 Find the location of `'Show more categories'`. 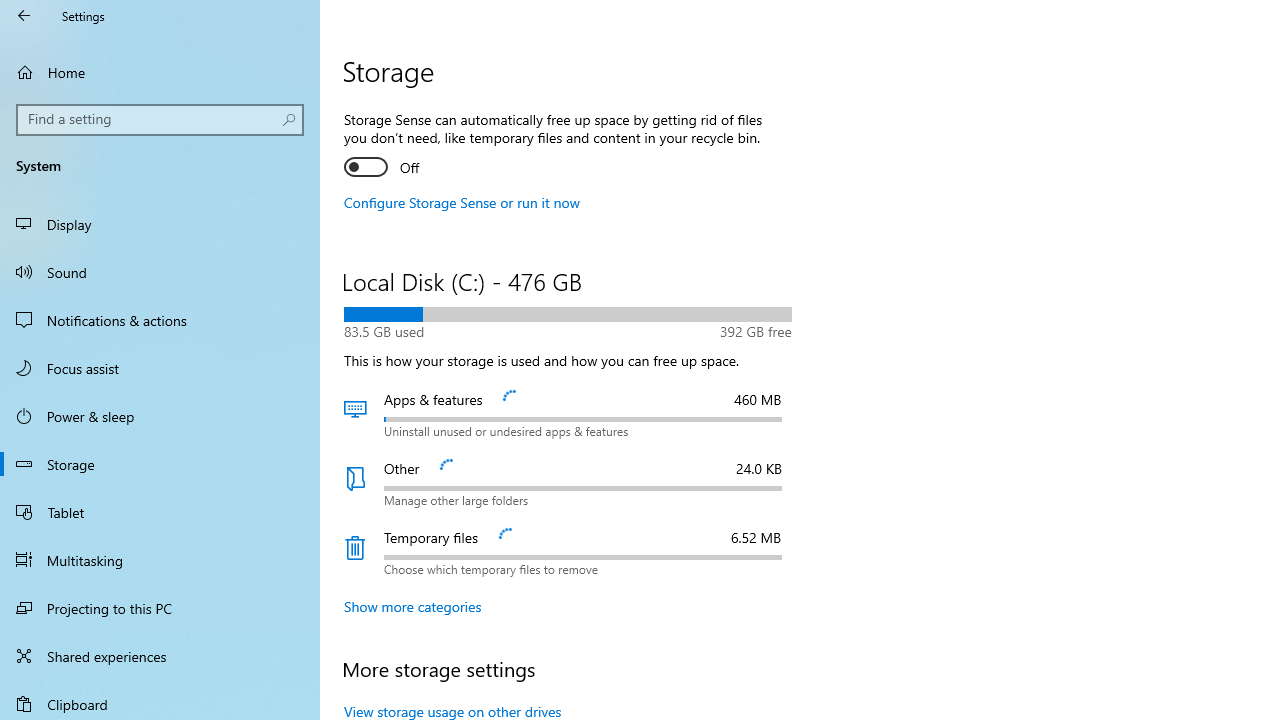

'Show more categories' is located at coordinates (412, 605).